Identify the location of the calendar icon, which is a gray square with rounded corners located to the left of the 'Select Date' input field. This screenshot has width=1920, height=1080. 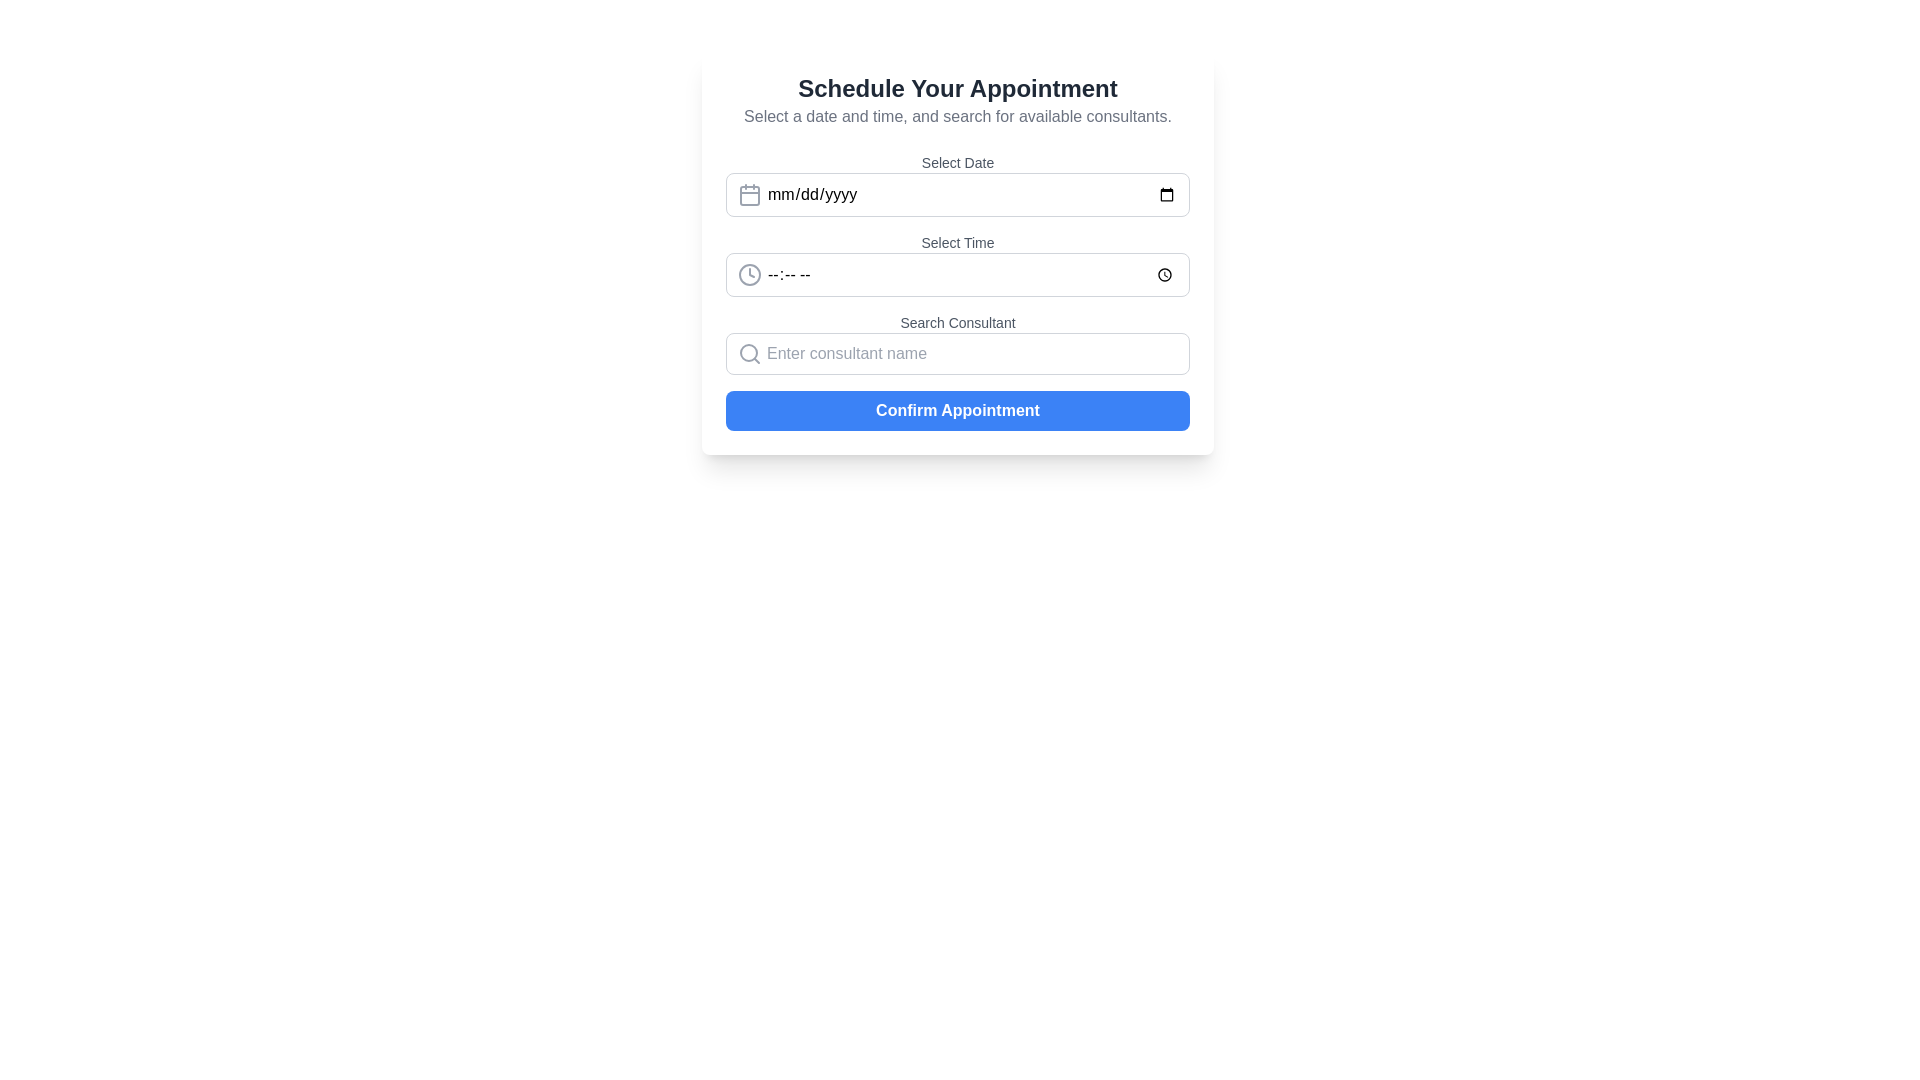
(748, 195).